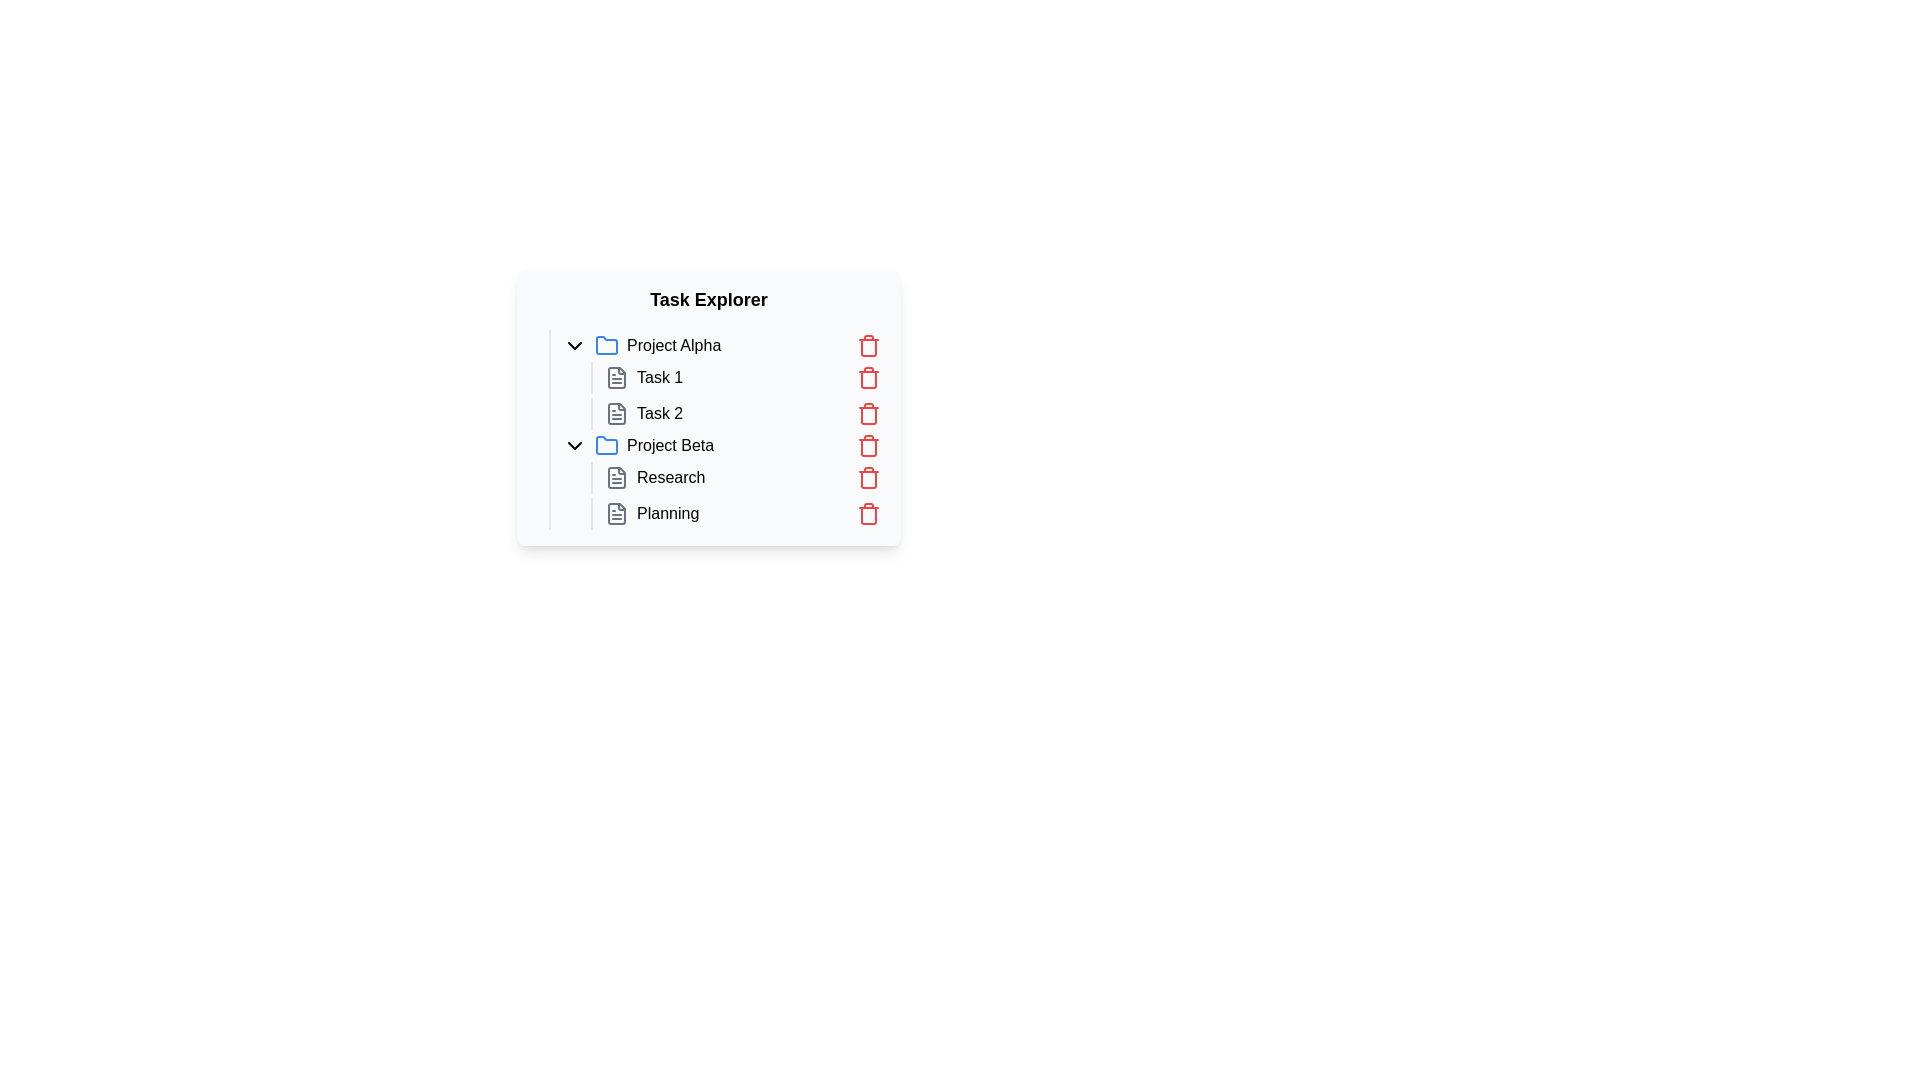 This screenshot has width=1920, height=1080. Describe the element at coordinates (616, 478) in the screenshot. I see `the file icon located in the 'Task Explorer' panel next to the 'Research' task under 'Project Beta'` at that location.